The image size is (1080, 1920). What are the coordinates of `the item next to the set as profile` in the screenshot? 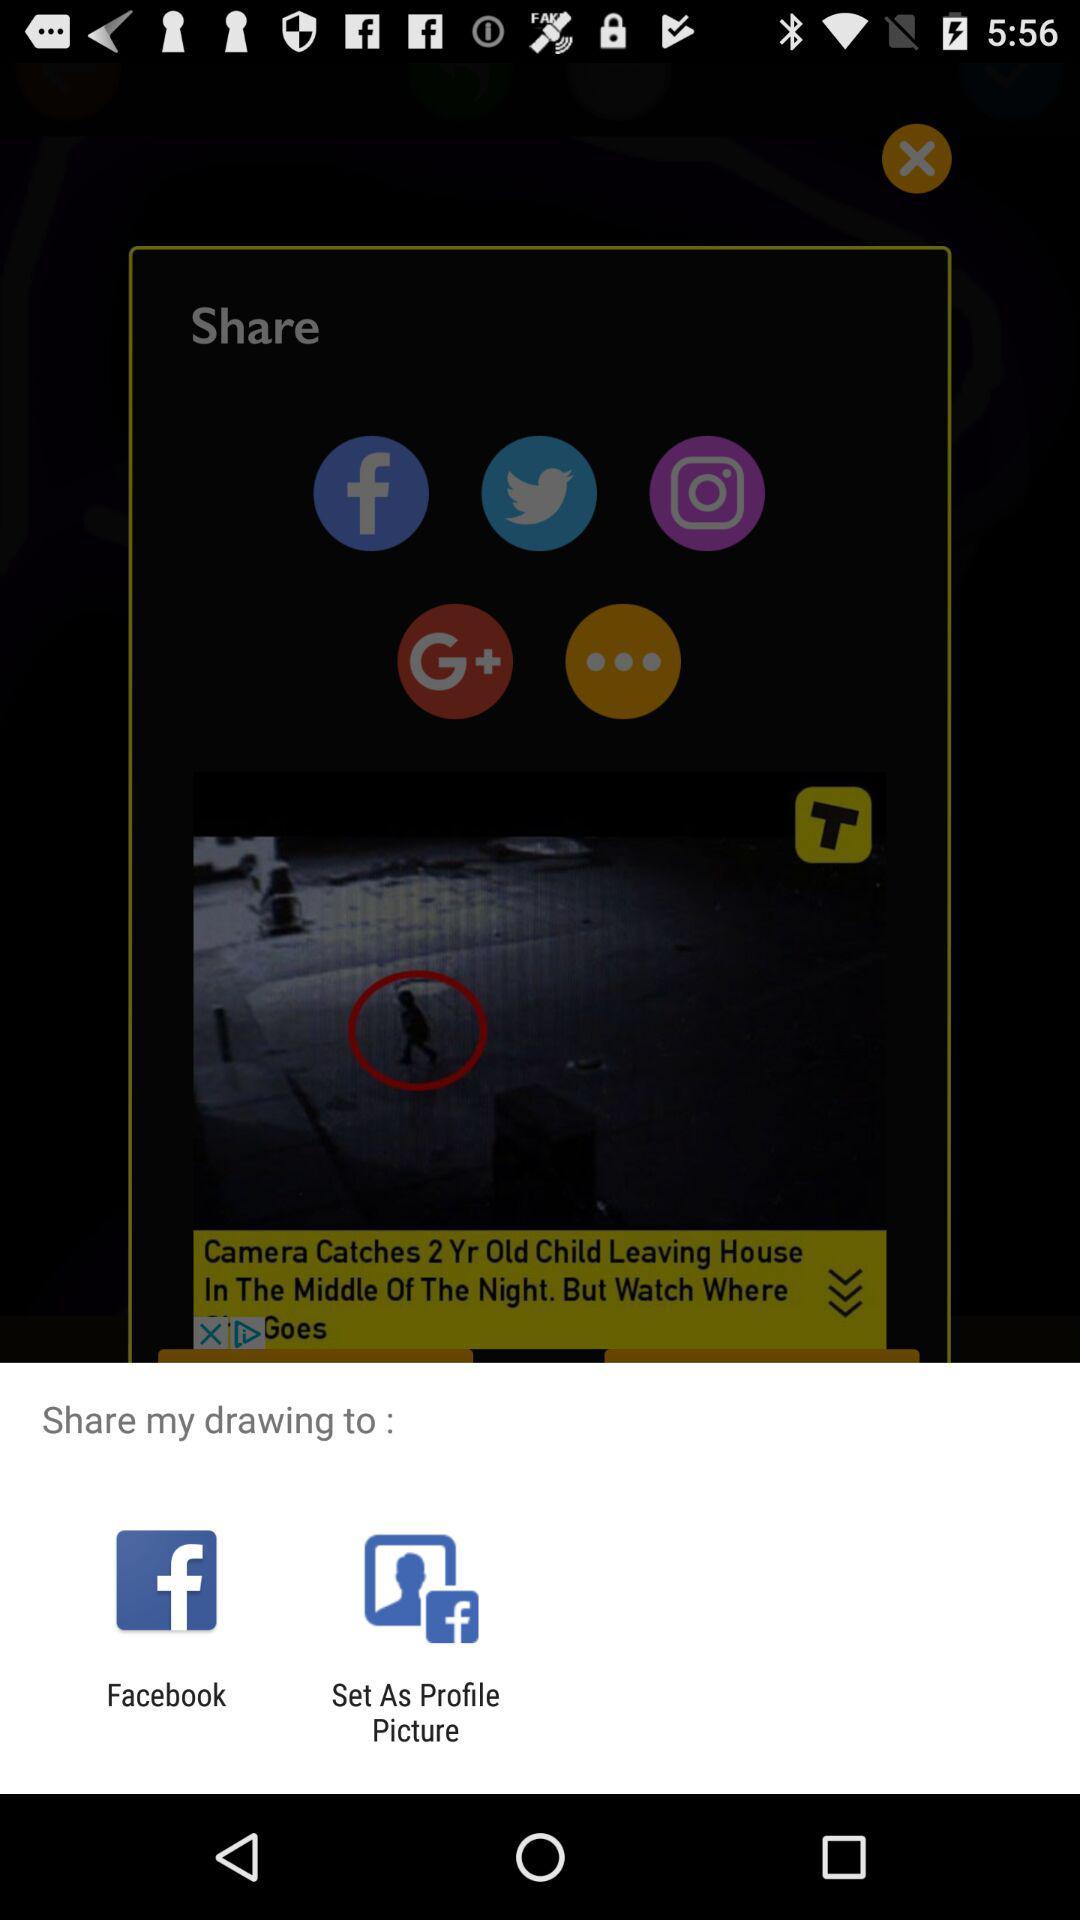 It's located at (165, 1711).